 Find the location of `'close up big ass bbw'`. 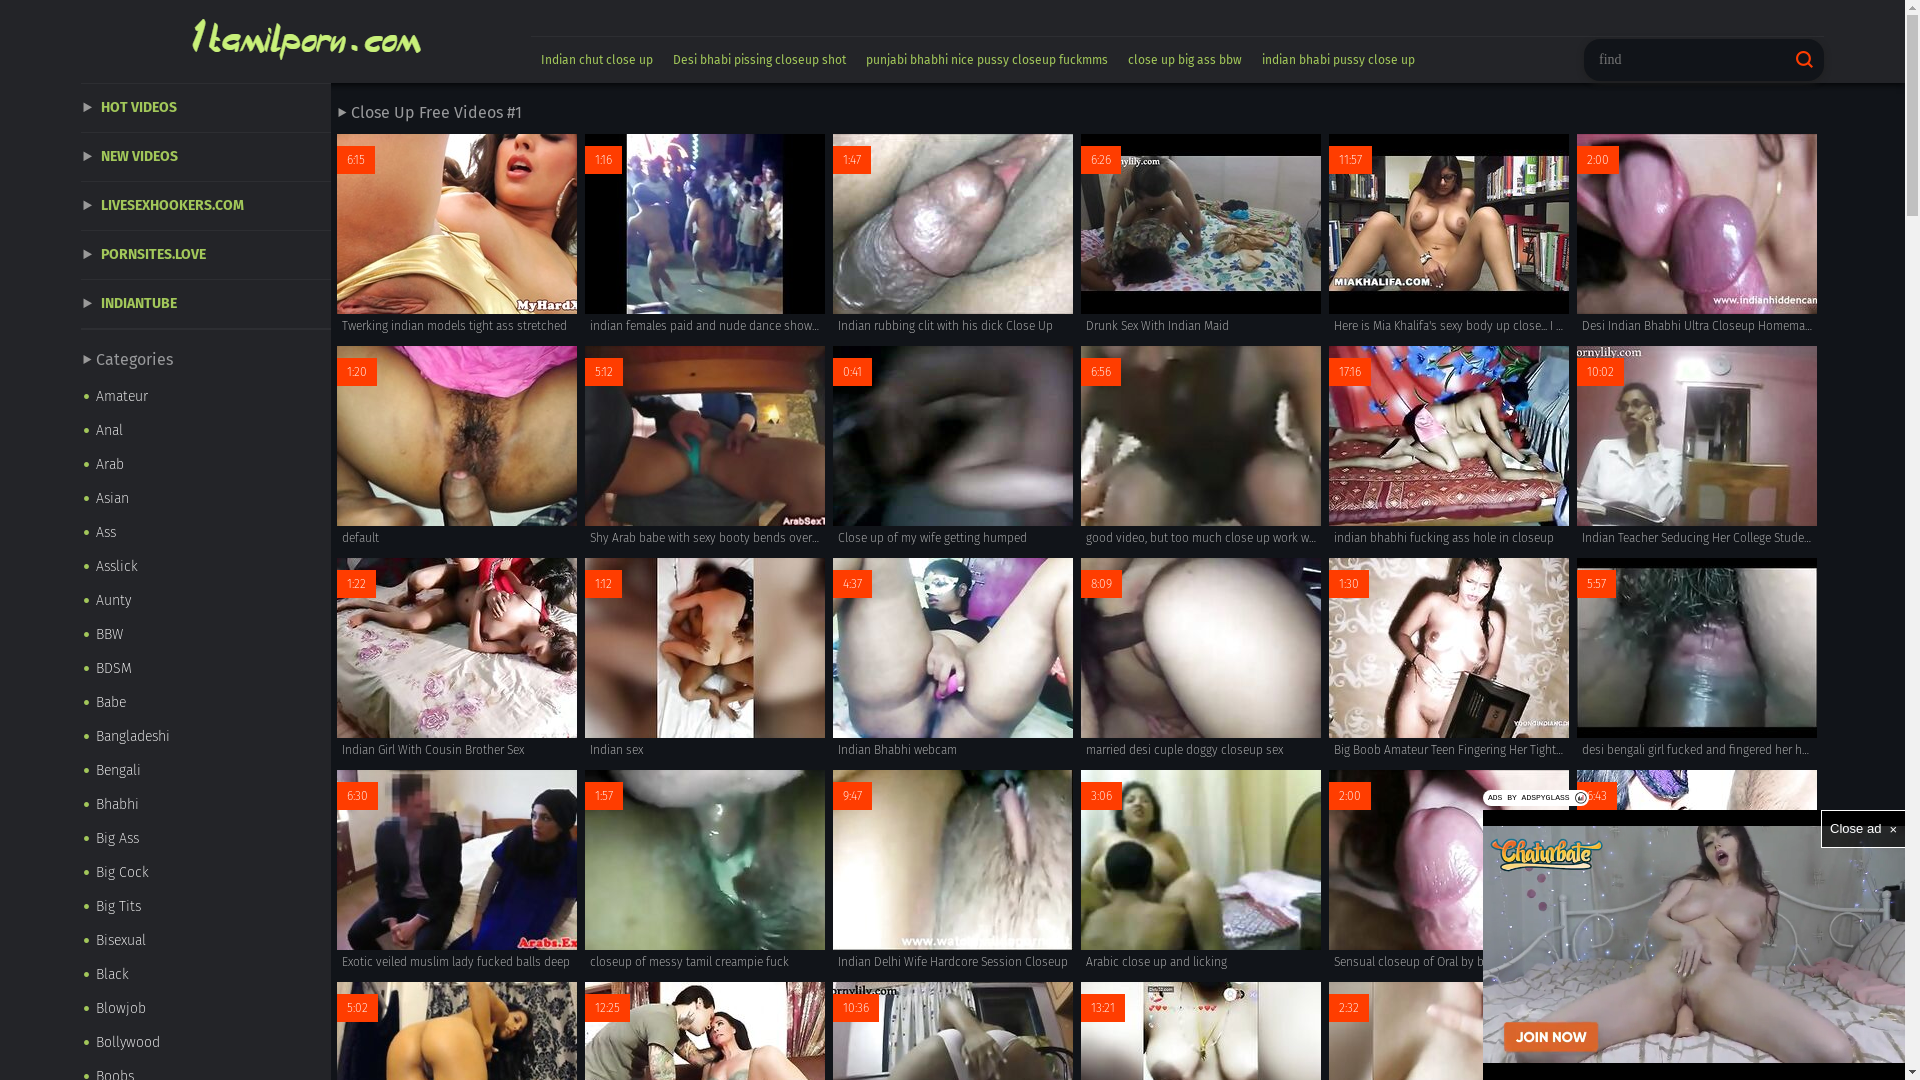

'close up big ass bbw' is located at coordinates (1185, 59).